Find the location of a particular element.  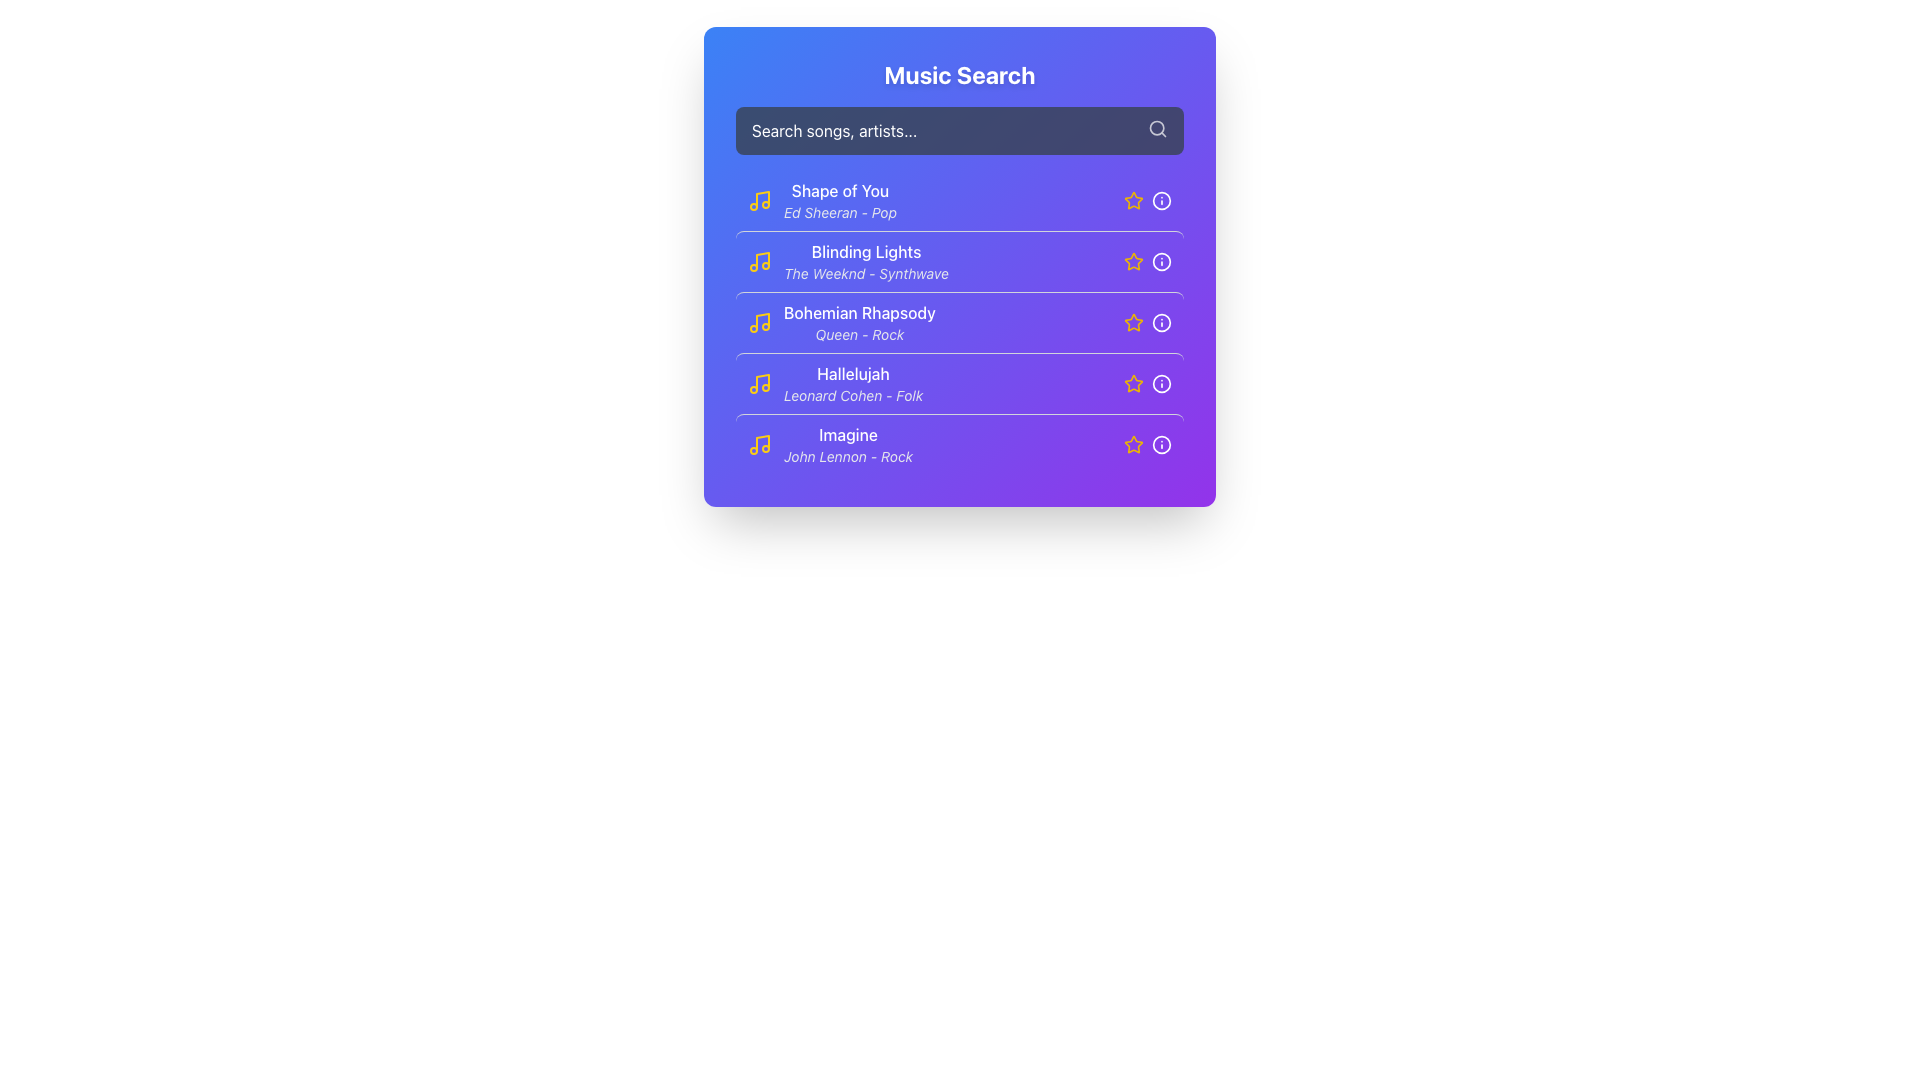

the fourth list item displaying a song title, artist, and genre details is located at coordinates (835, 384).